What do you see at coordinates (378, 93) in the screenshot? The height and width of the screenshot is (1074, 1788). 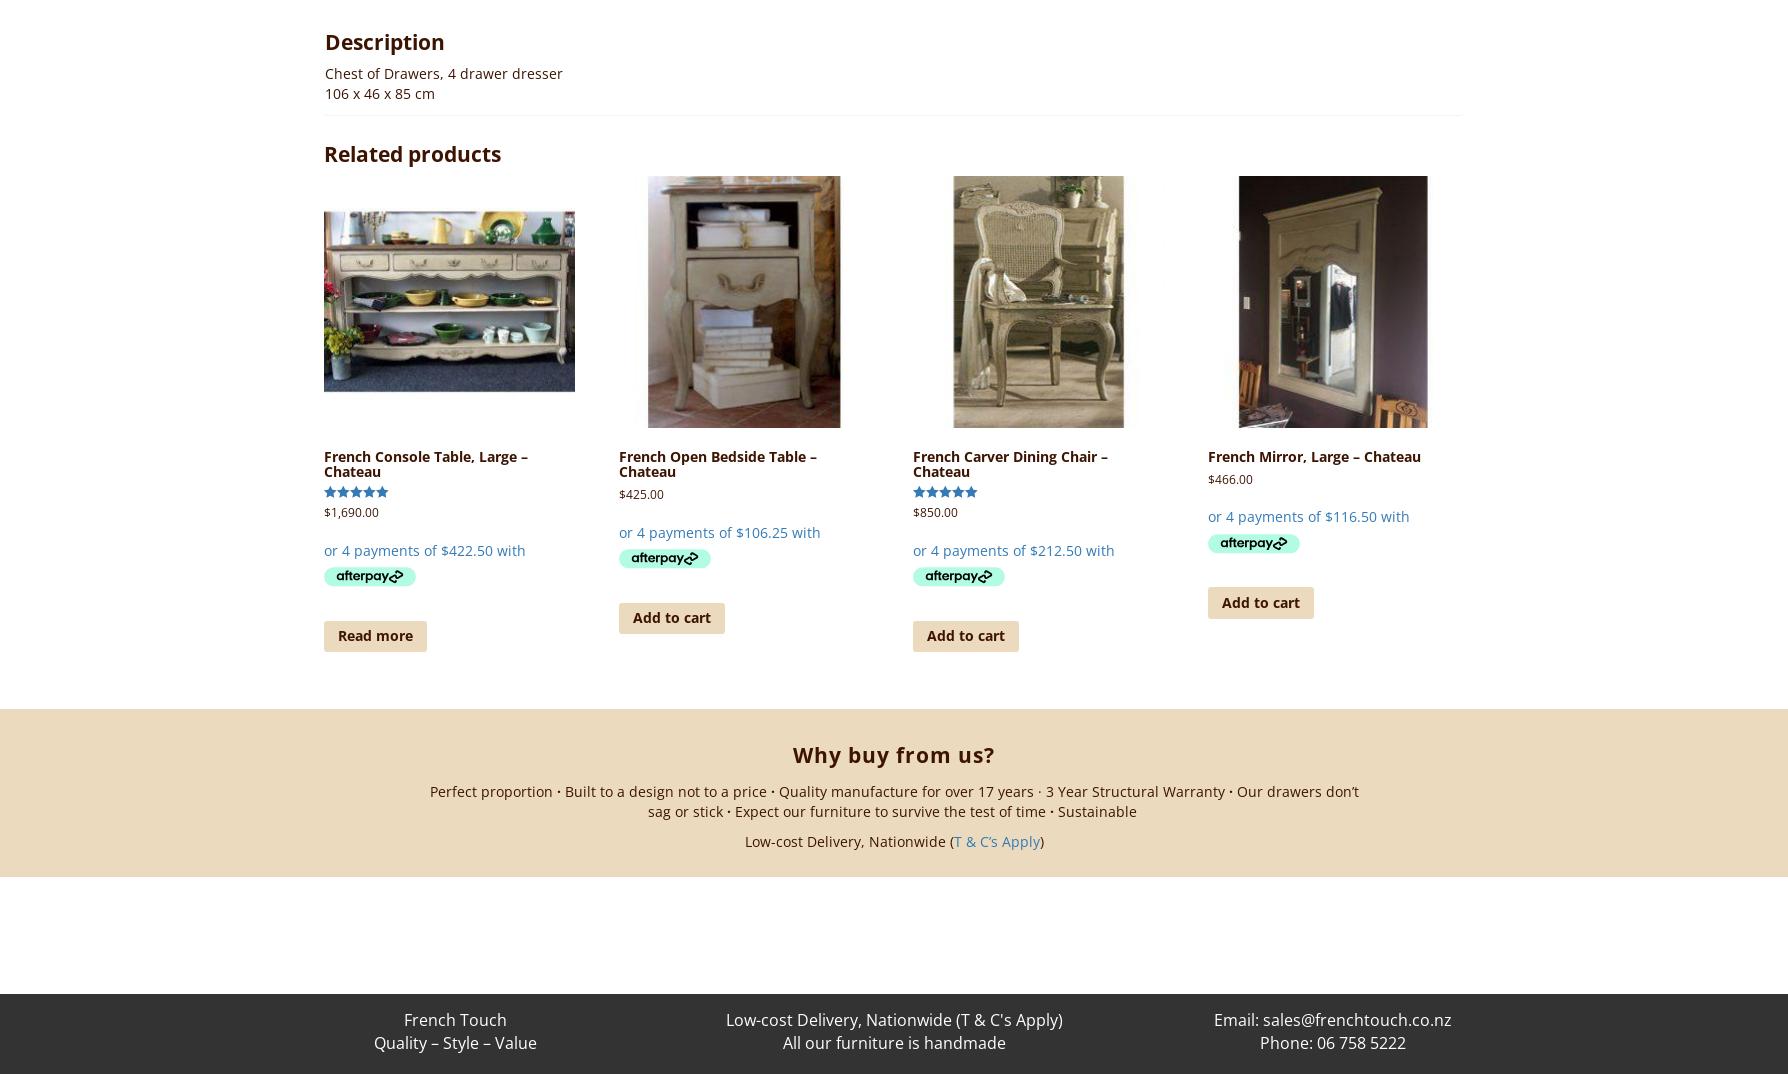 I see `'106 x 46 x 85 cm'` at bounding box center [378, 93].